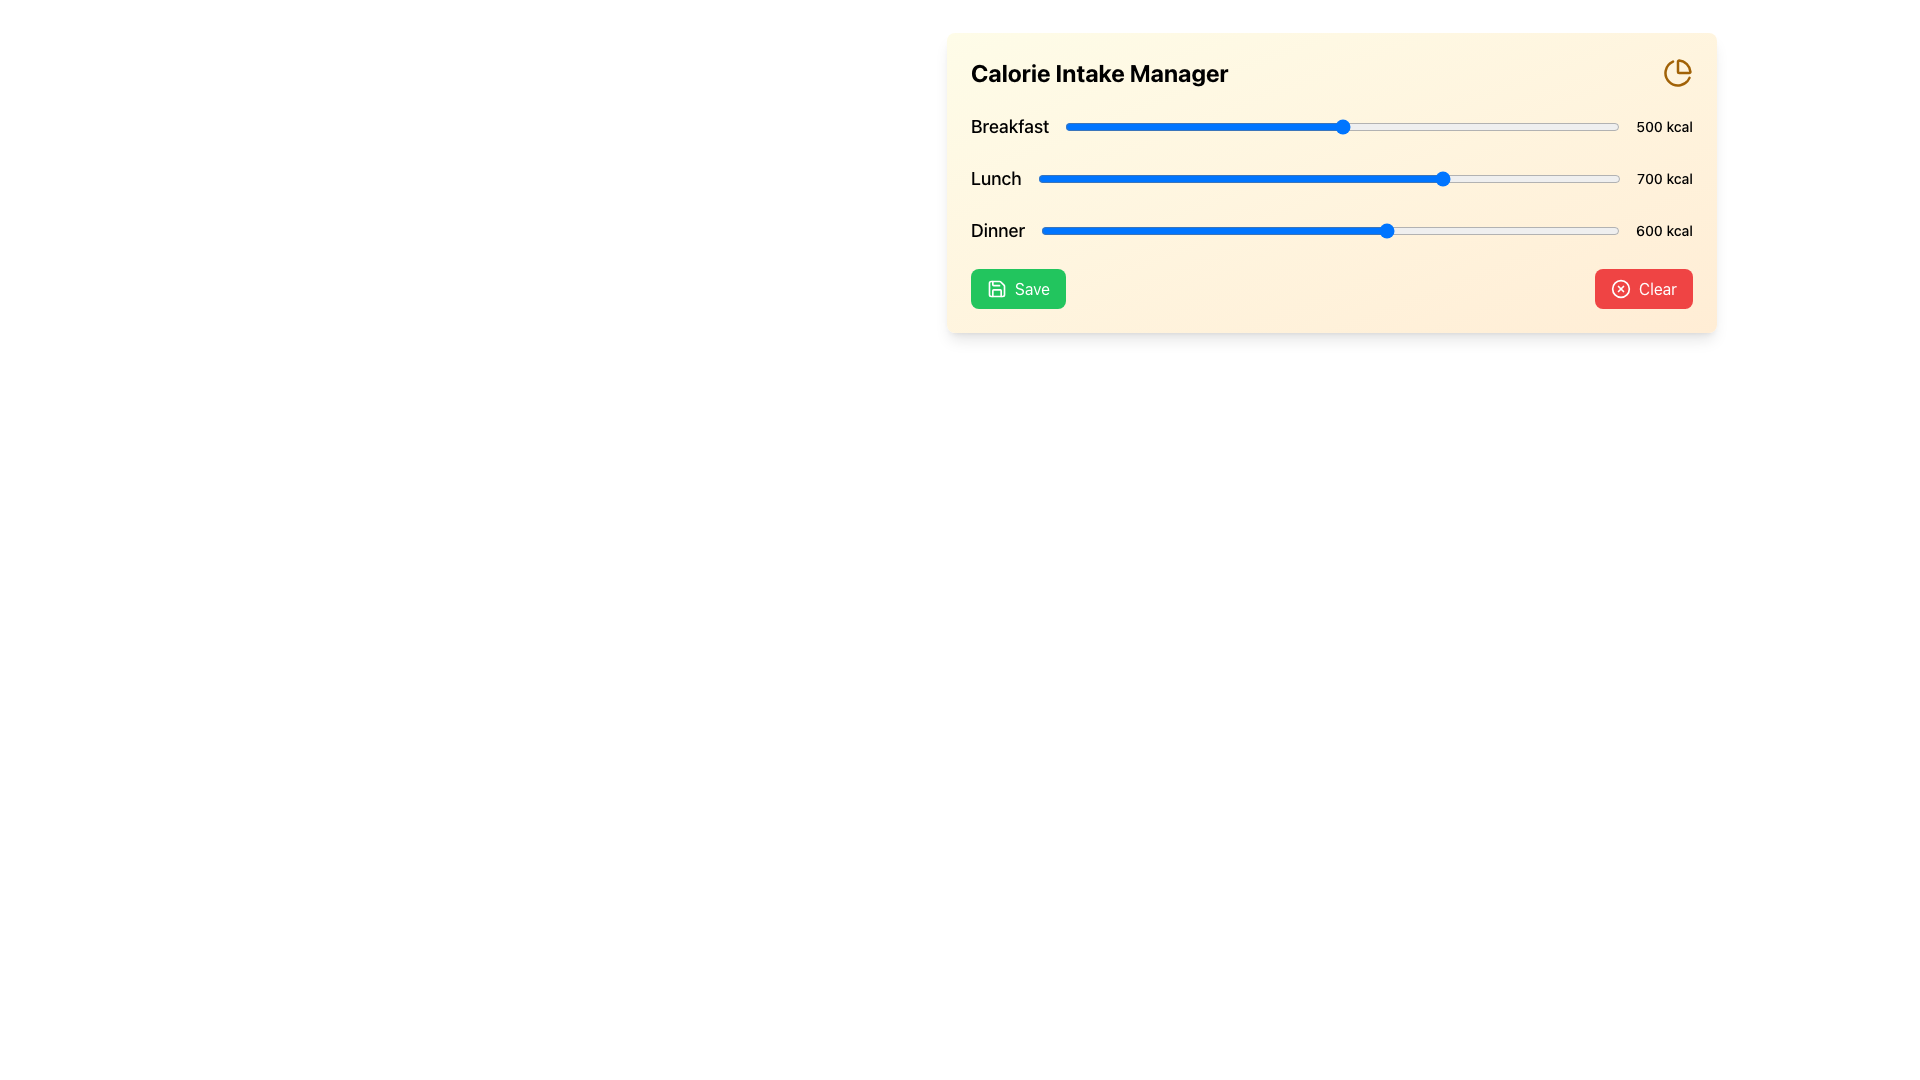  Describe the element at coordinates (1557, 230) in the screenshot. I see `the dinner calorie intake slider` at that location.